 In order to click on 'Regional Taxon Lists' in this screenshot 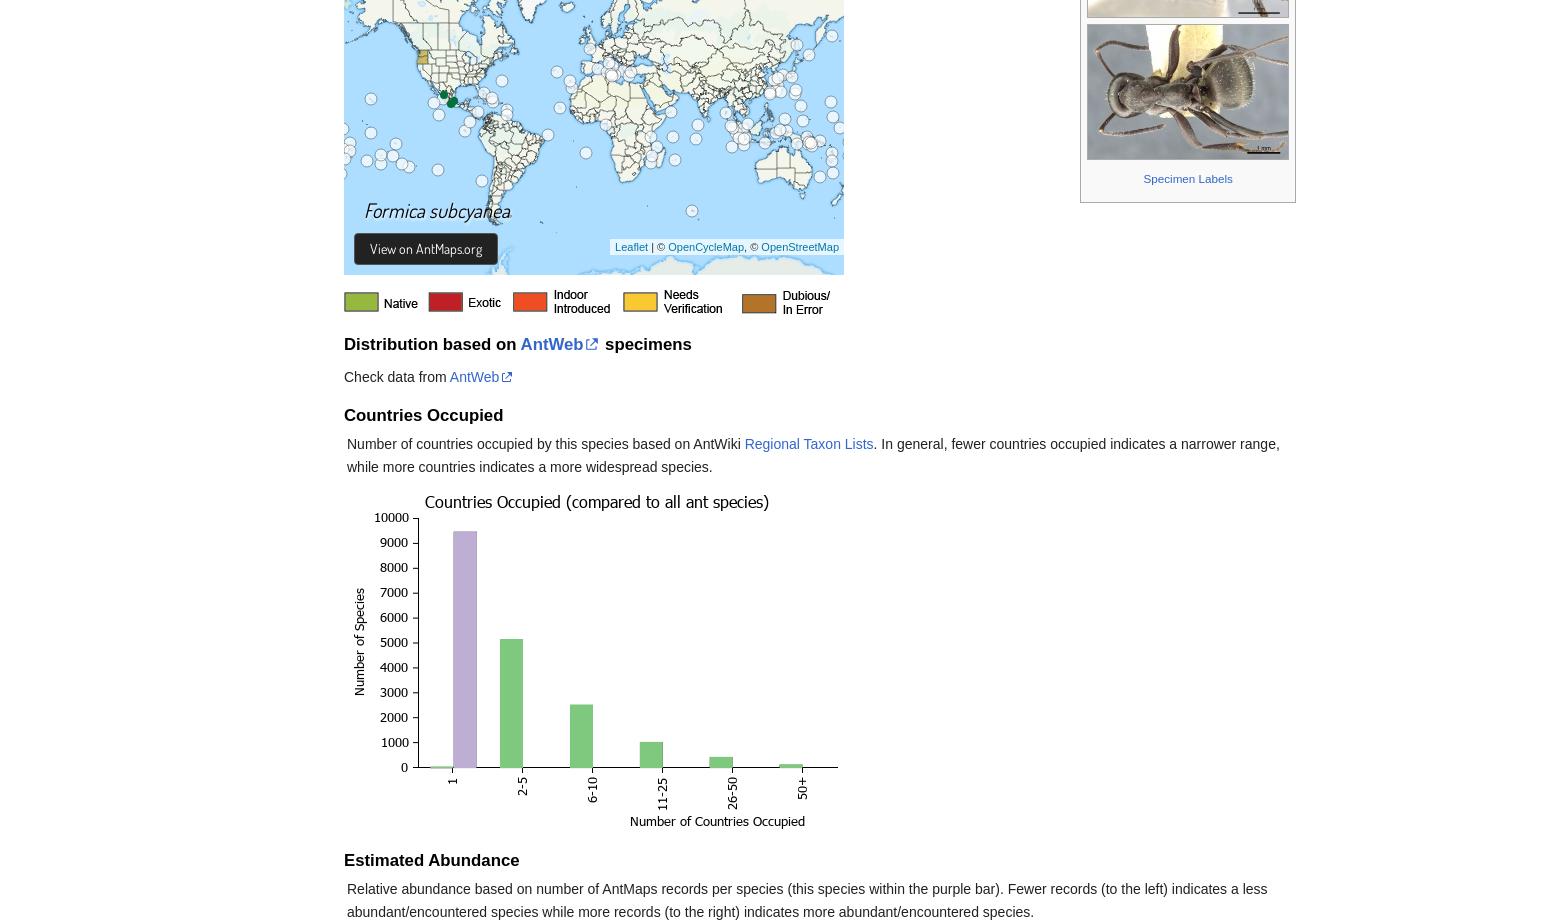, I will do `click(807, 444)`.